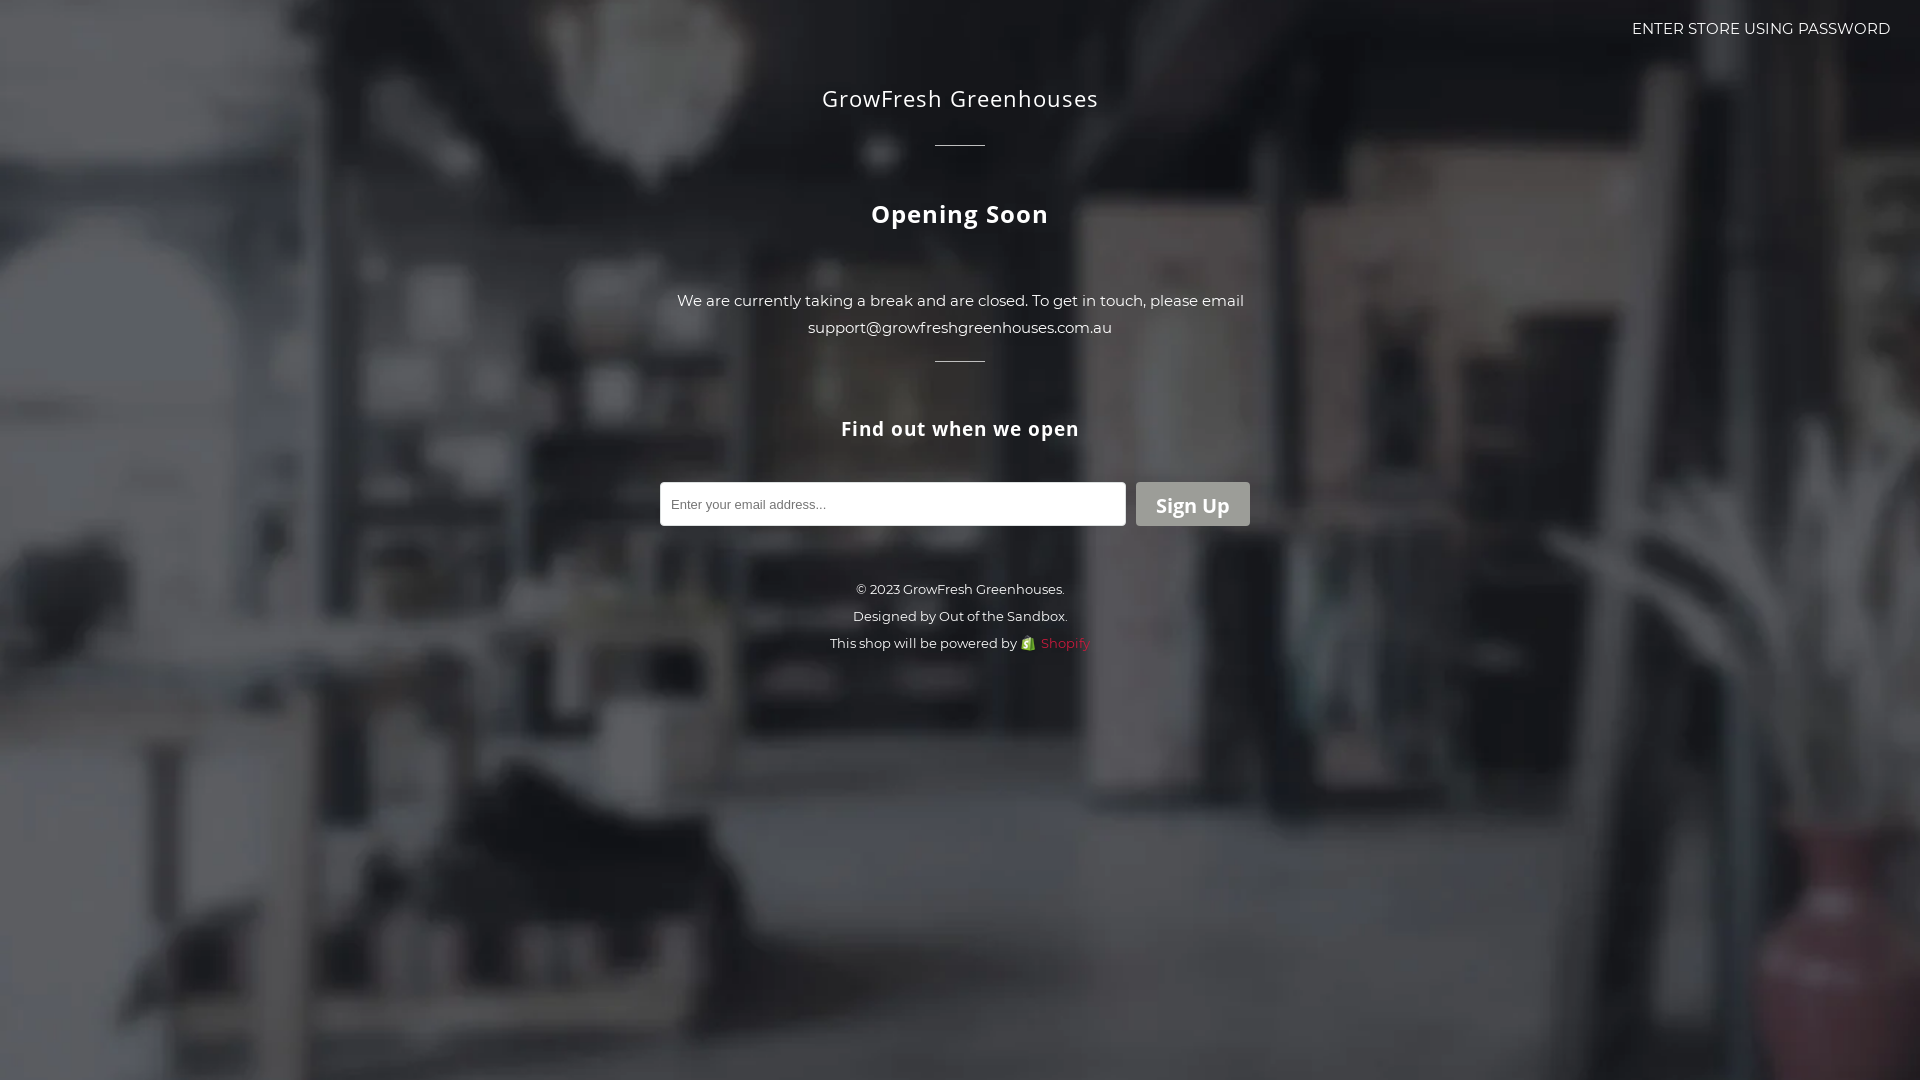 This screenshot has height=1080, width=1920. Describe the element at coordinates (1019, 643) in the screenshot. I see `'Shopify'` at that location.